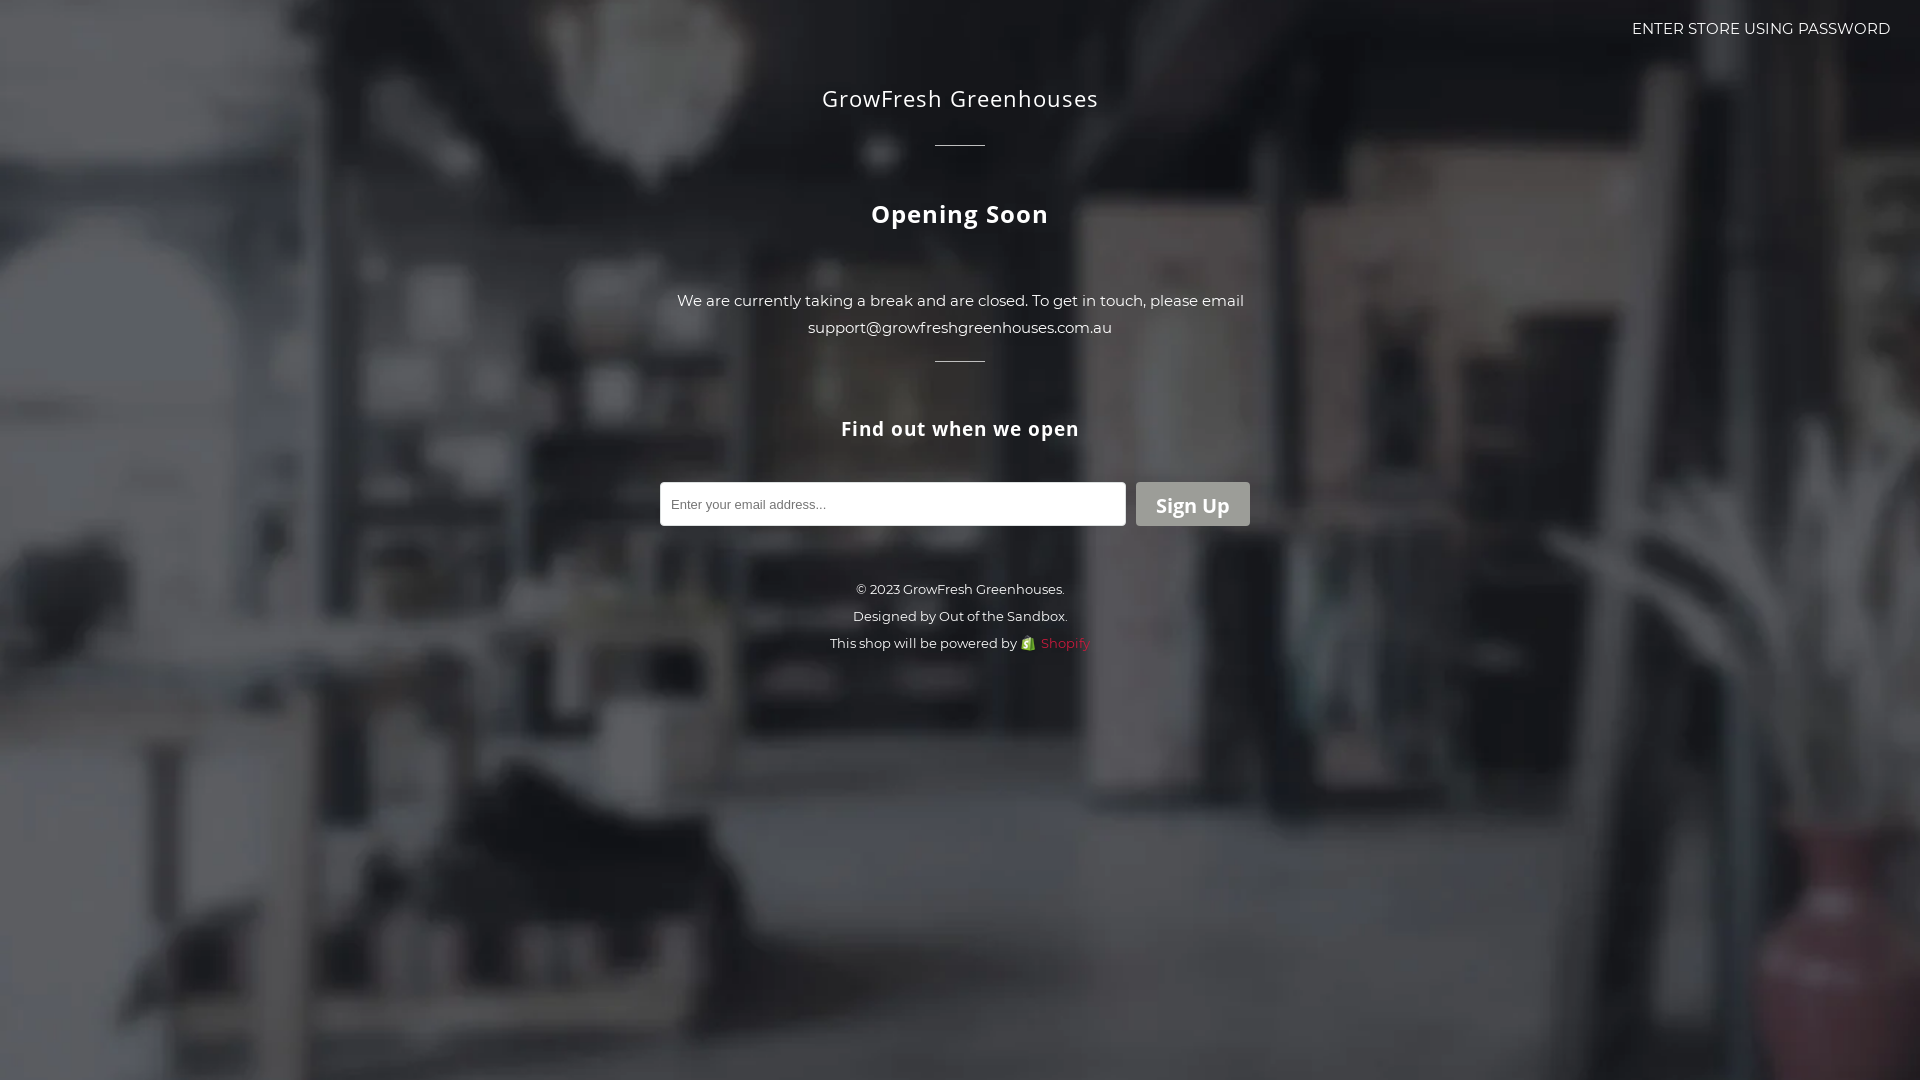 This screenshot has height=1080, width=1920. Describe the element at coordinates (1019, 643) in the screenshot. I see `'Shopify'` at that location.